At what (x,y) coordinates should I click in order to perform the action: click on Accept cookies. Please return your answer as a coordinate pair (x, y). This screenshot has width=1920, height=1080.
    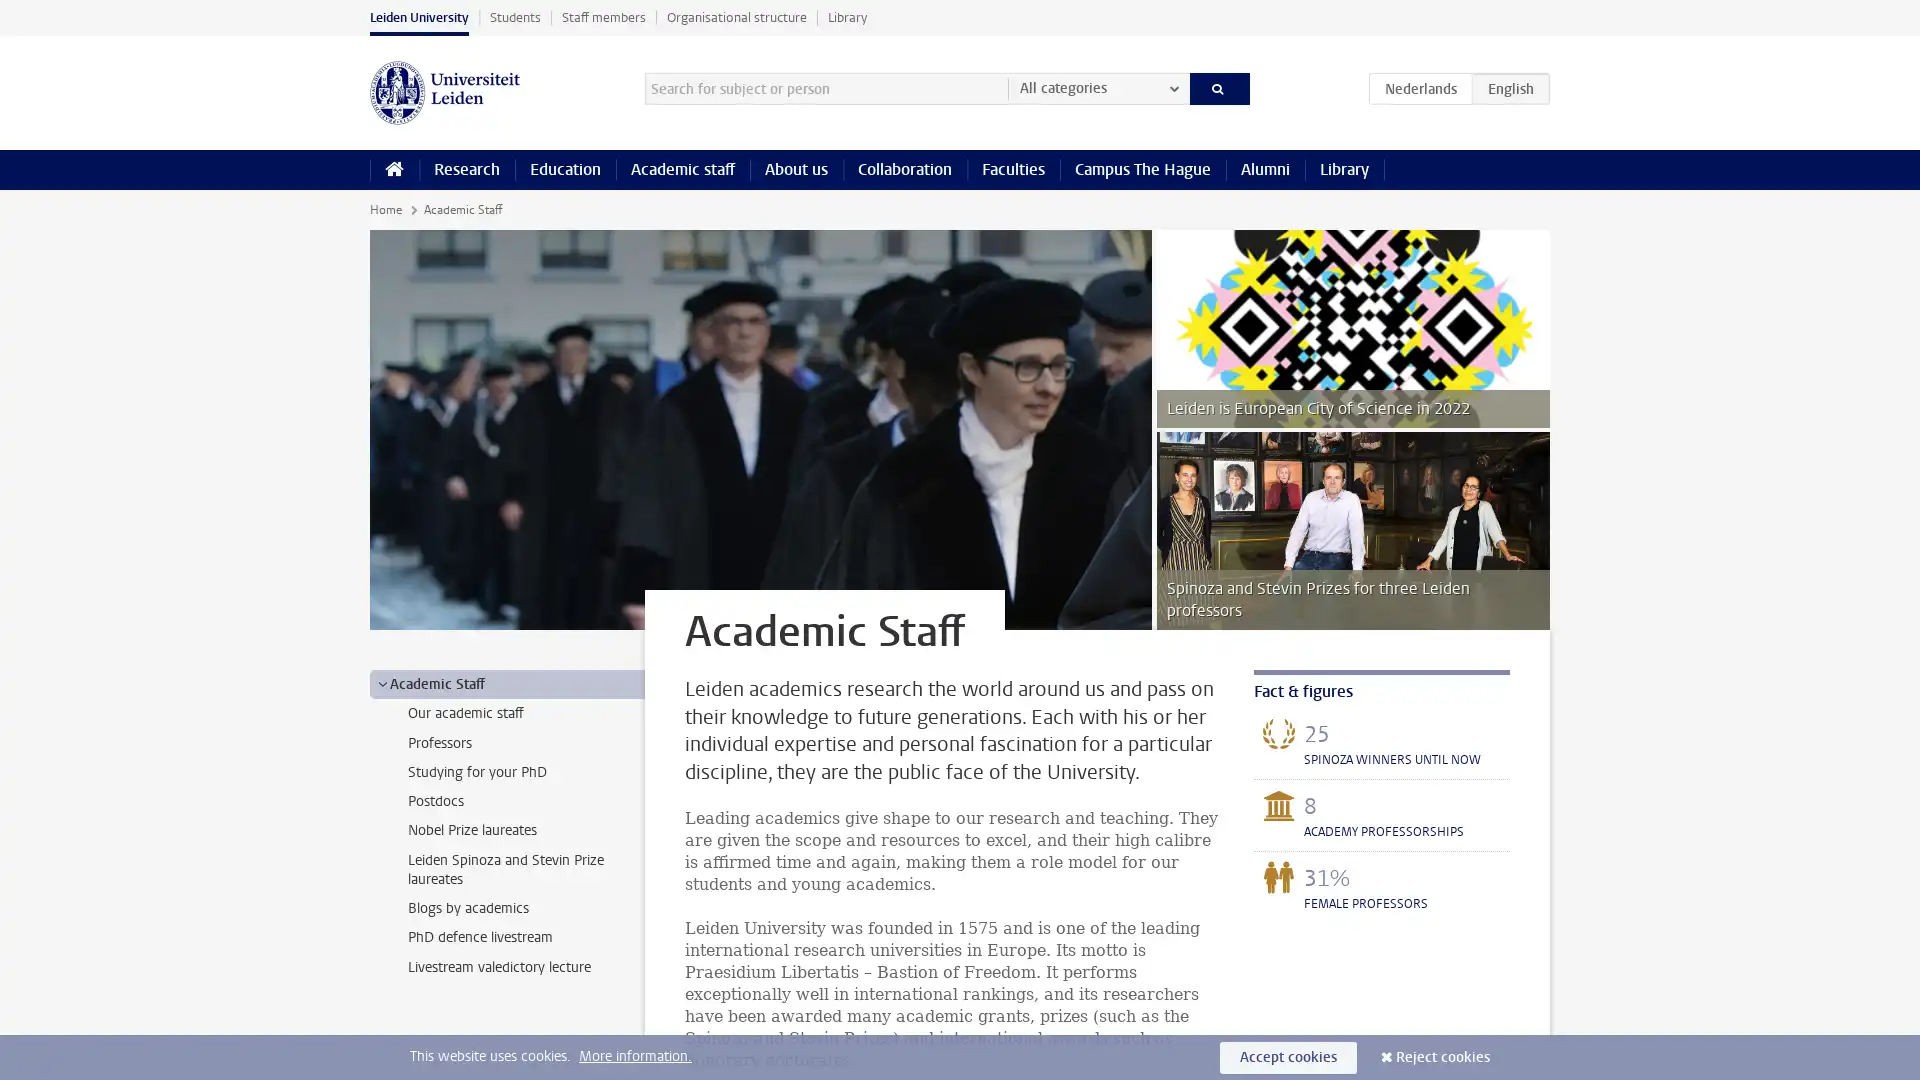
    Looking at the image, I should click on (1288, 1056).